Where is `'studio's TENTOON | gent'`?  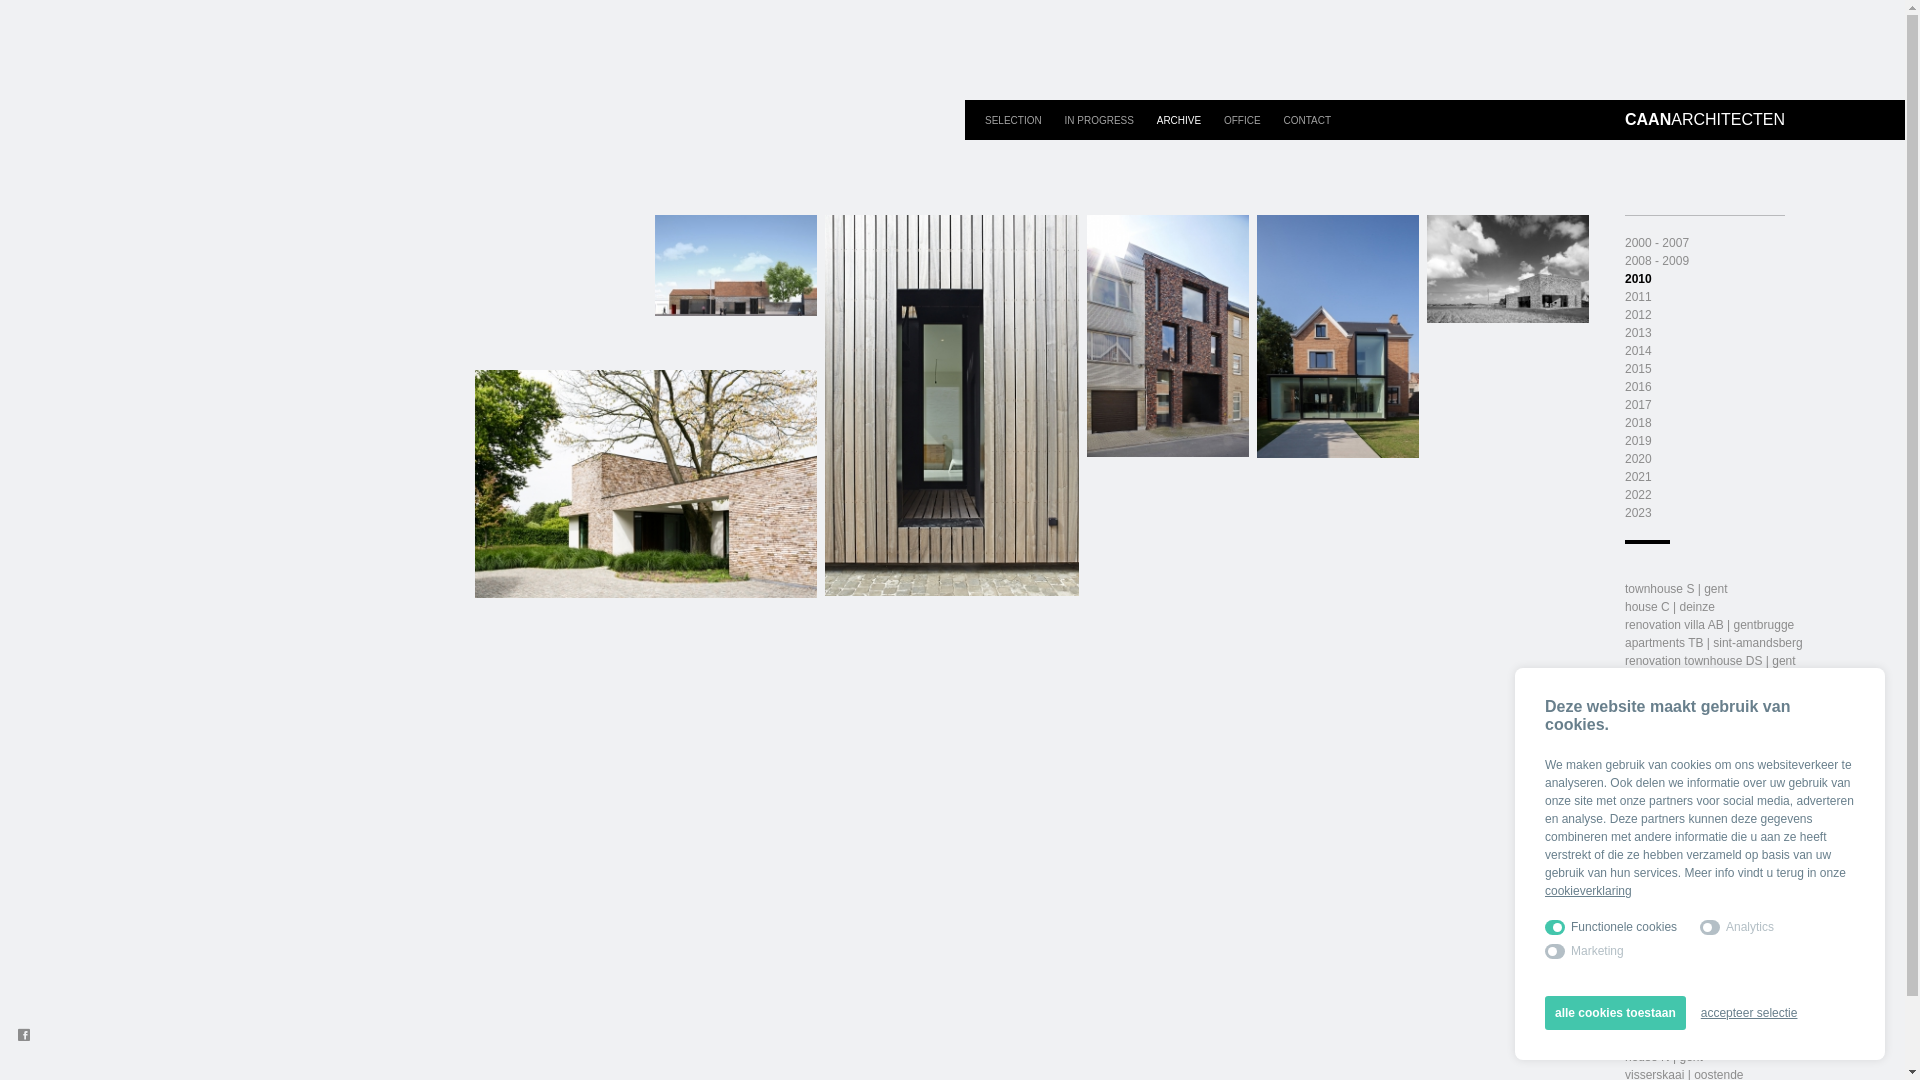 'studio's TENTOON | gent' is located at coordinates (1625, 1037).